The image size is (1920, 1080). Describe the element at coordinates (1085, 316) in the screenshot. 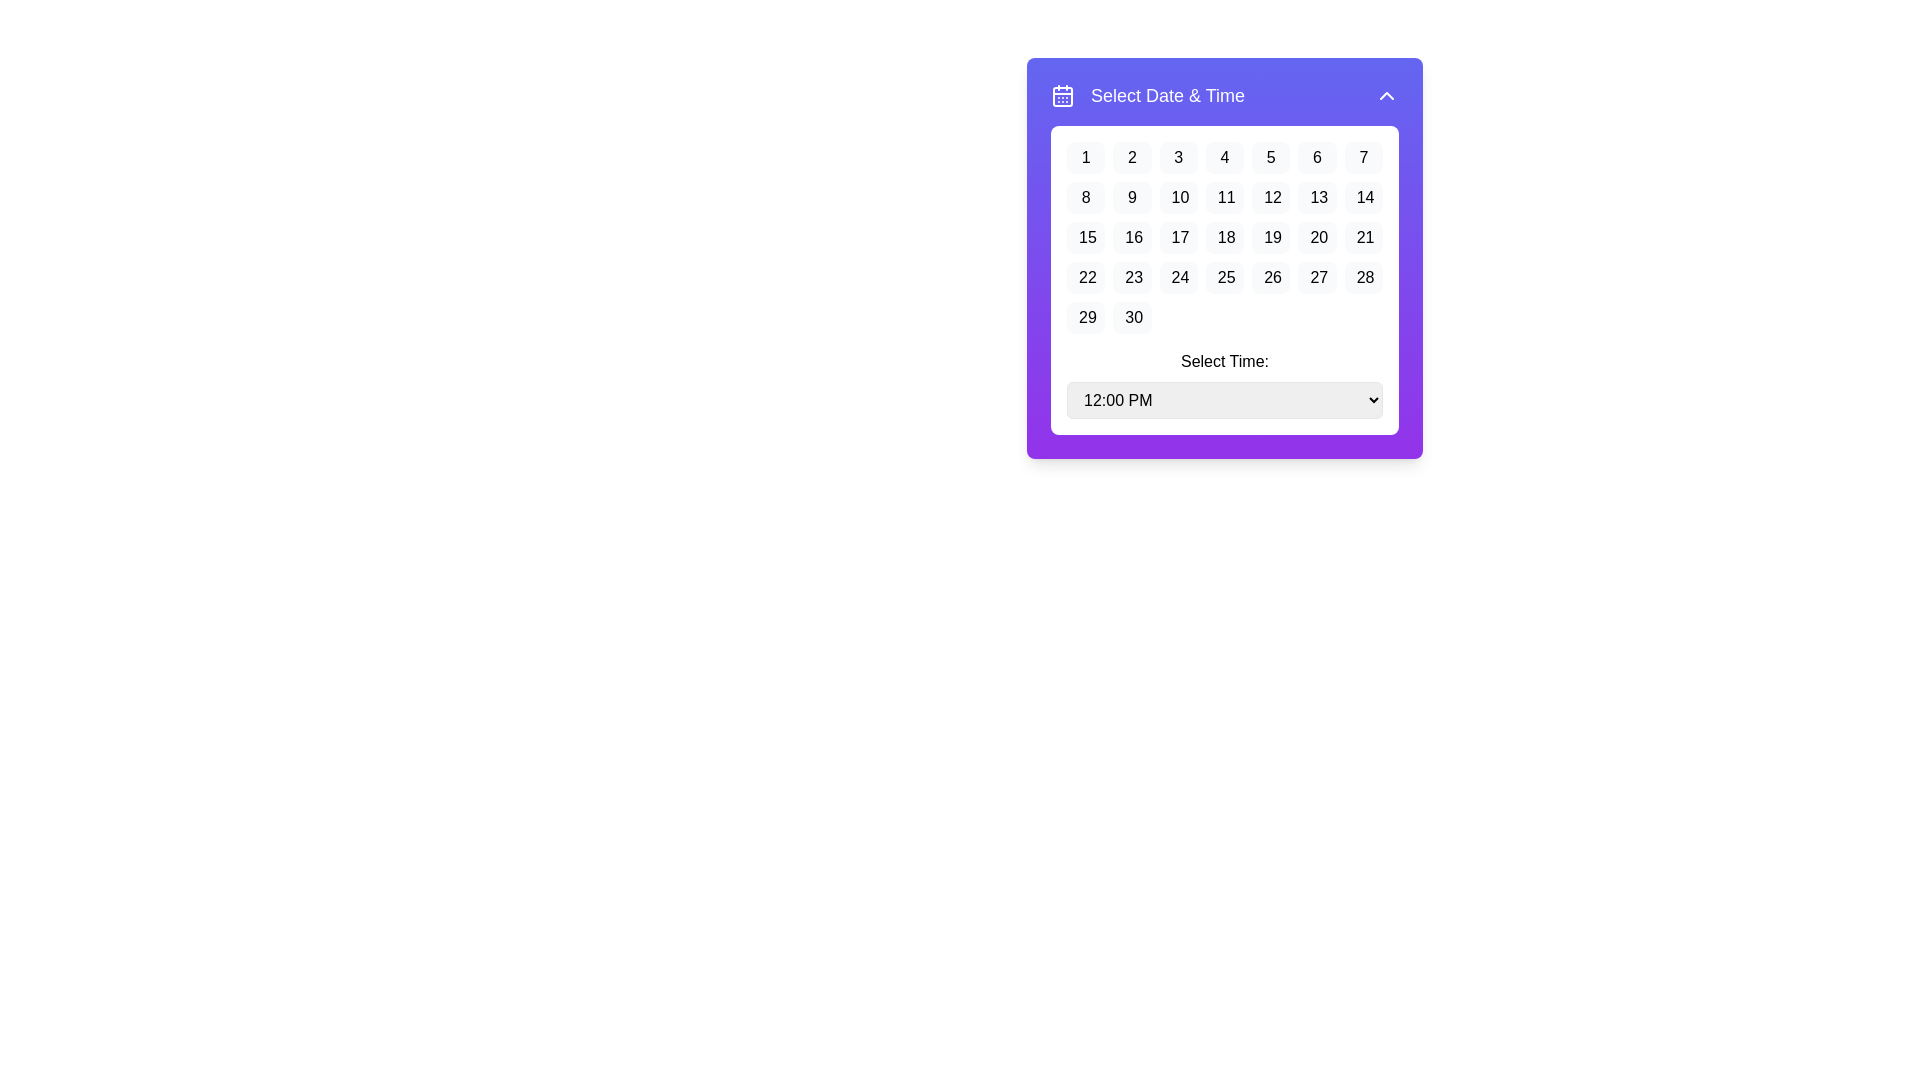

I see `the date selection button located in the 6th row, 1st column of the grid layout to change its background color` at that location.